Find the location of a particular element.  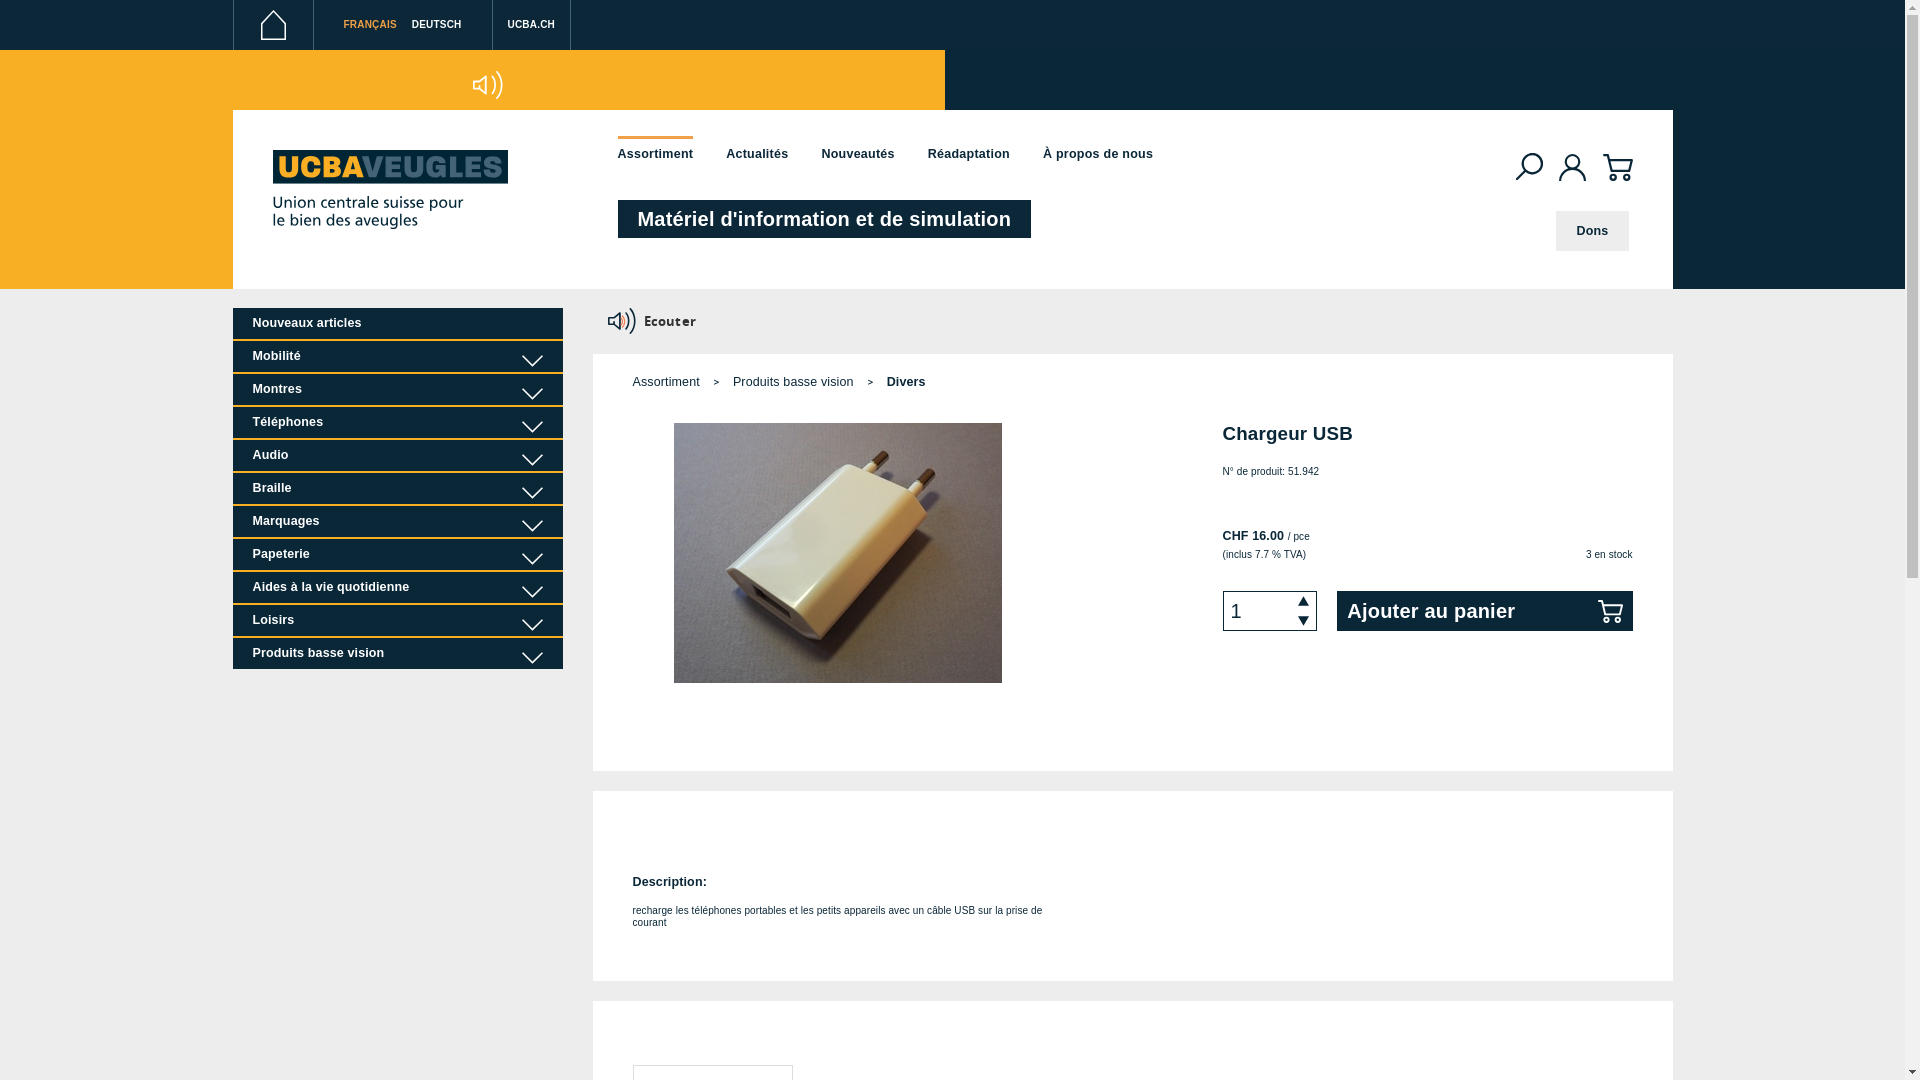

'Marquages' is located at coordinates (397, 520).